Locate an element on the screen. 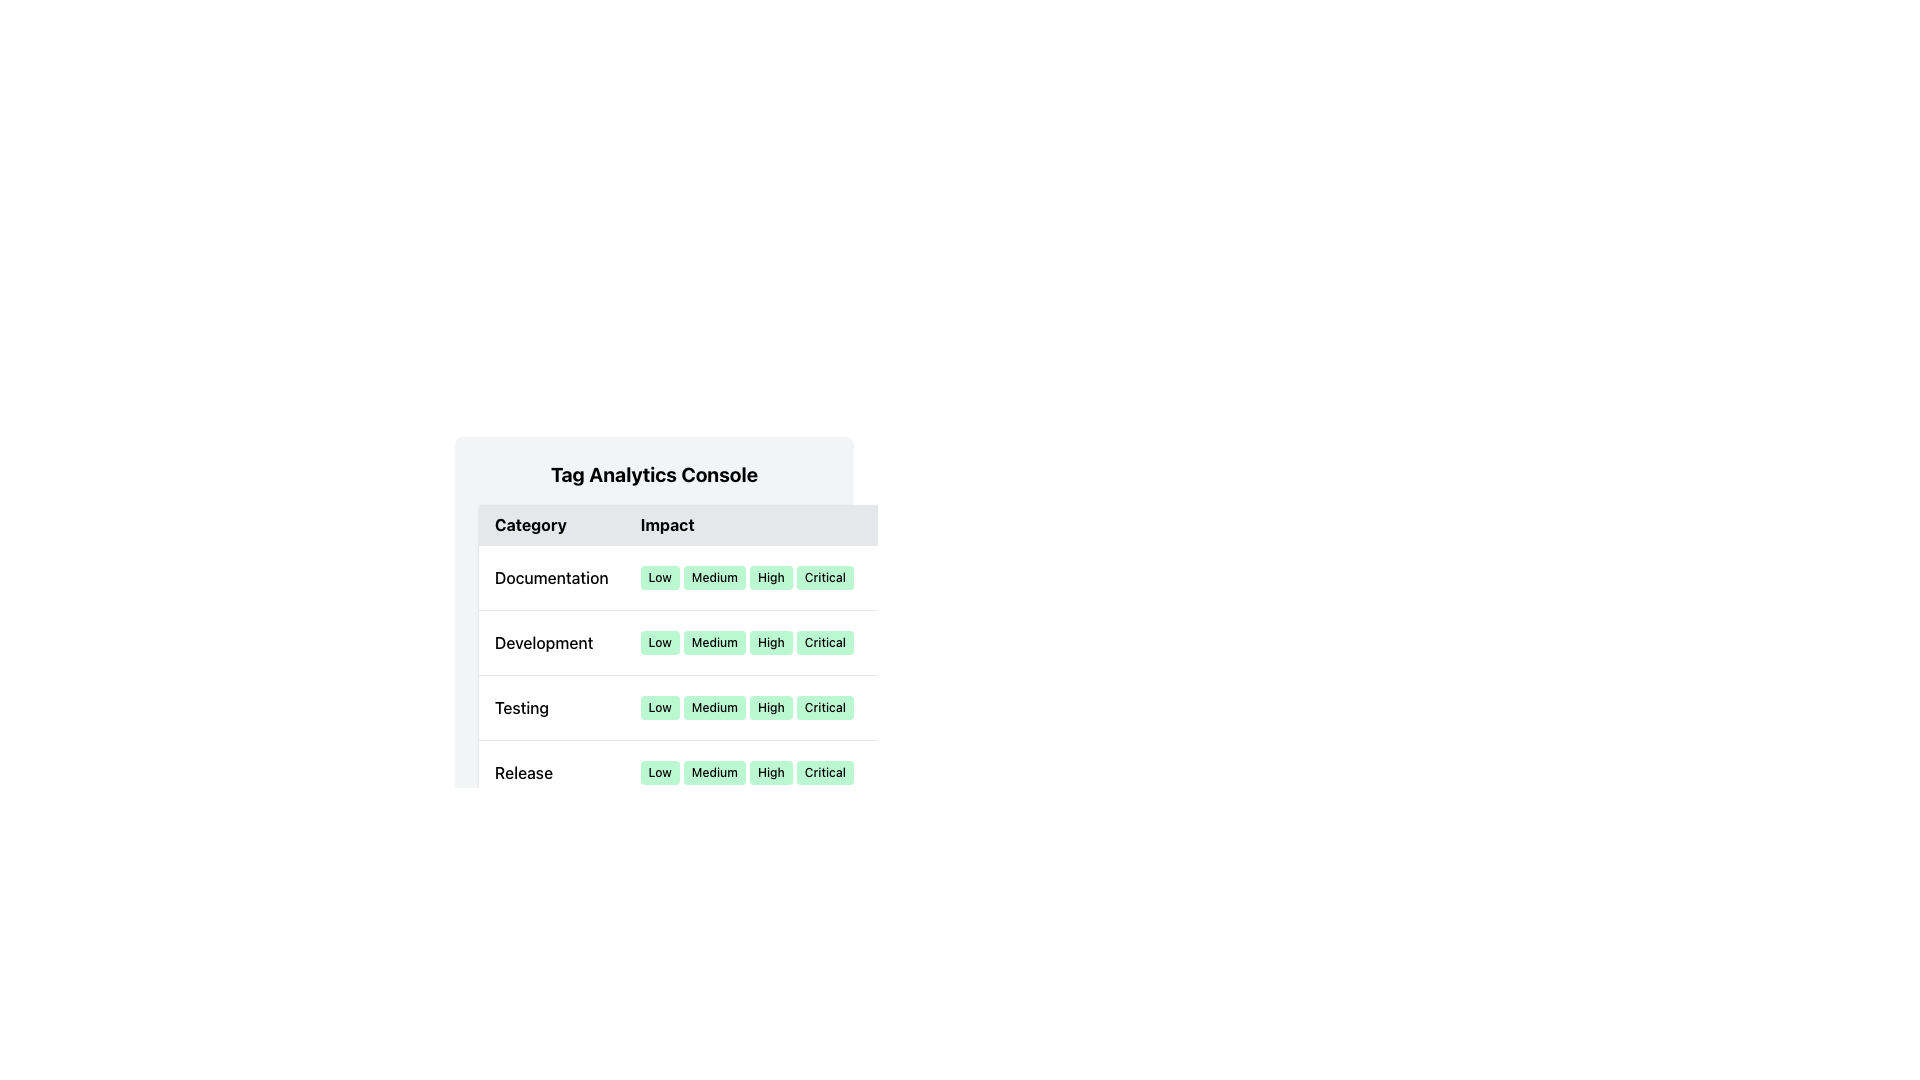  the A row of styled labels or tags in the Tag Analytics Console is located at coordinates (746, 771).